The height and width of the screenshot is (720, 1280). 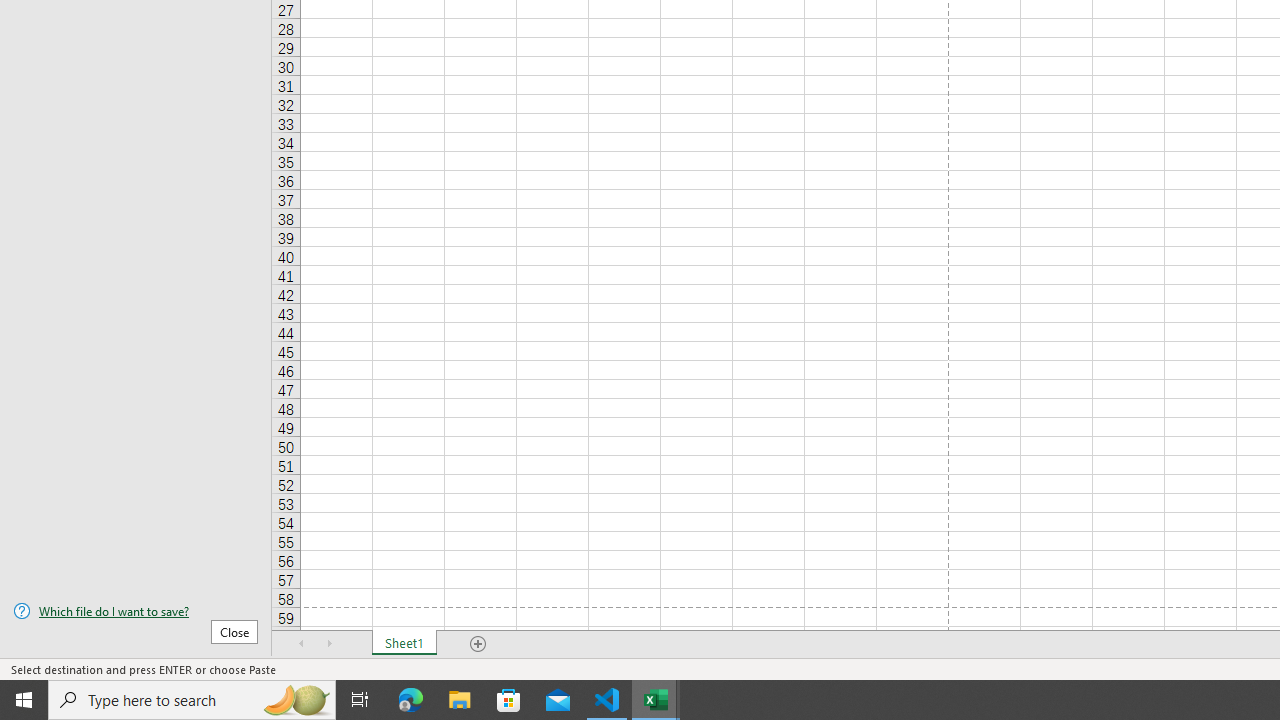 What do you see at coordinates (459, 698) in the screenshot?
I see `'File Explorer'` at bounding box center [459, 698].